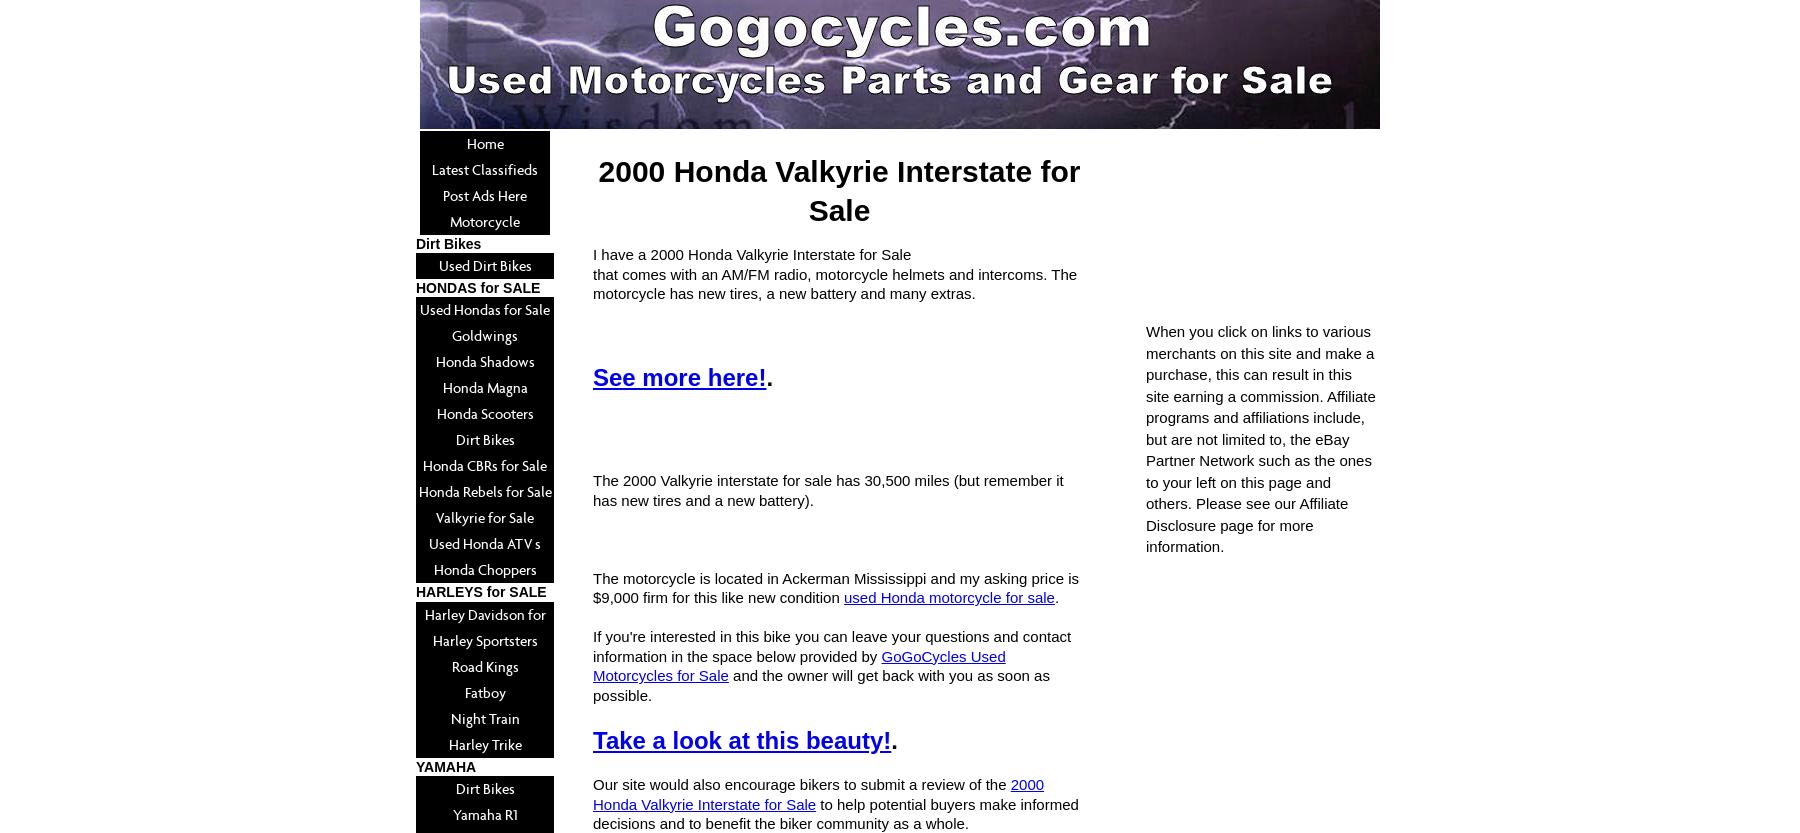 The image size is (1800, 833). I want to click on 'I have a 2000 Honda Valkyrie Interstate for Sale', so click(592, 254).